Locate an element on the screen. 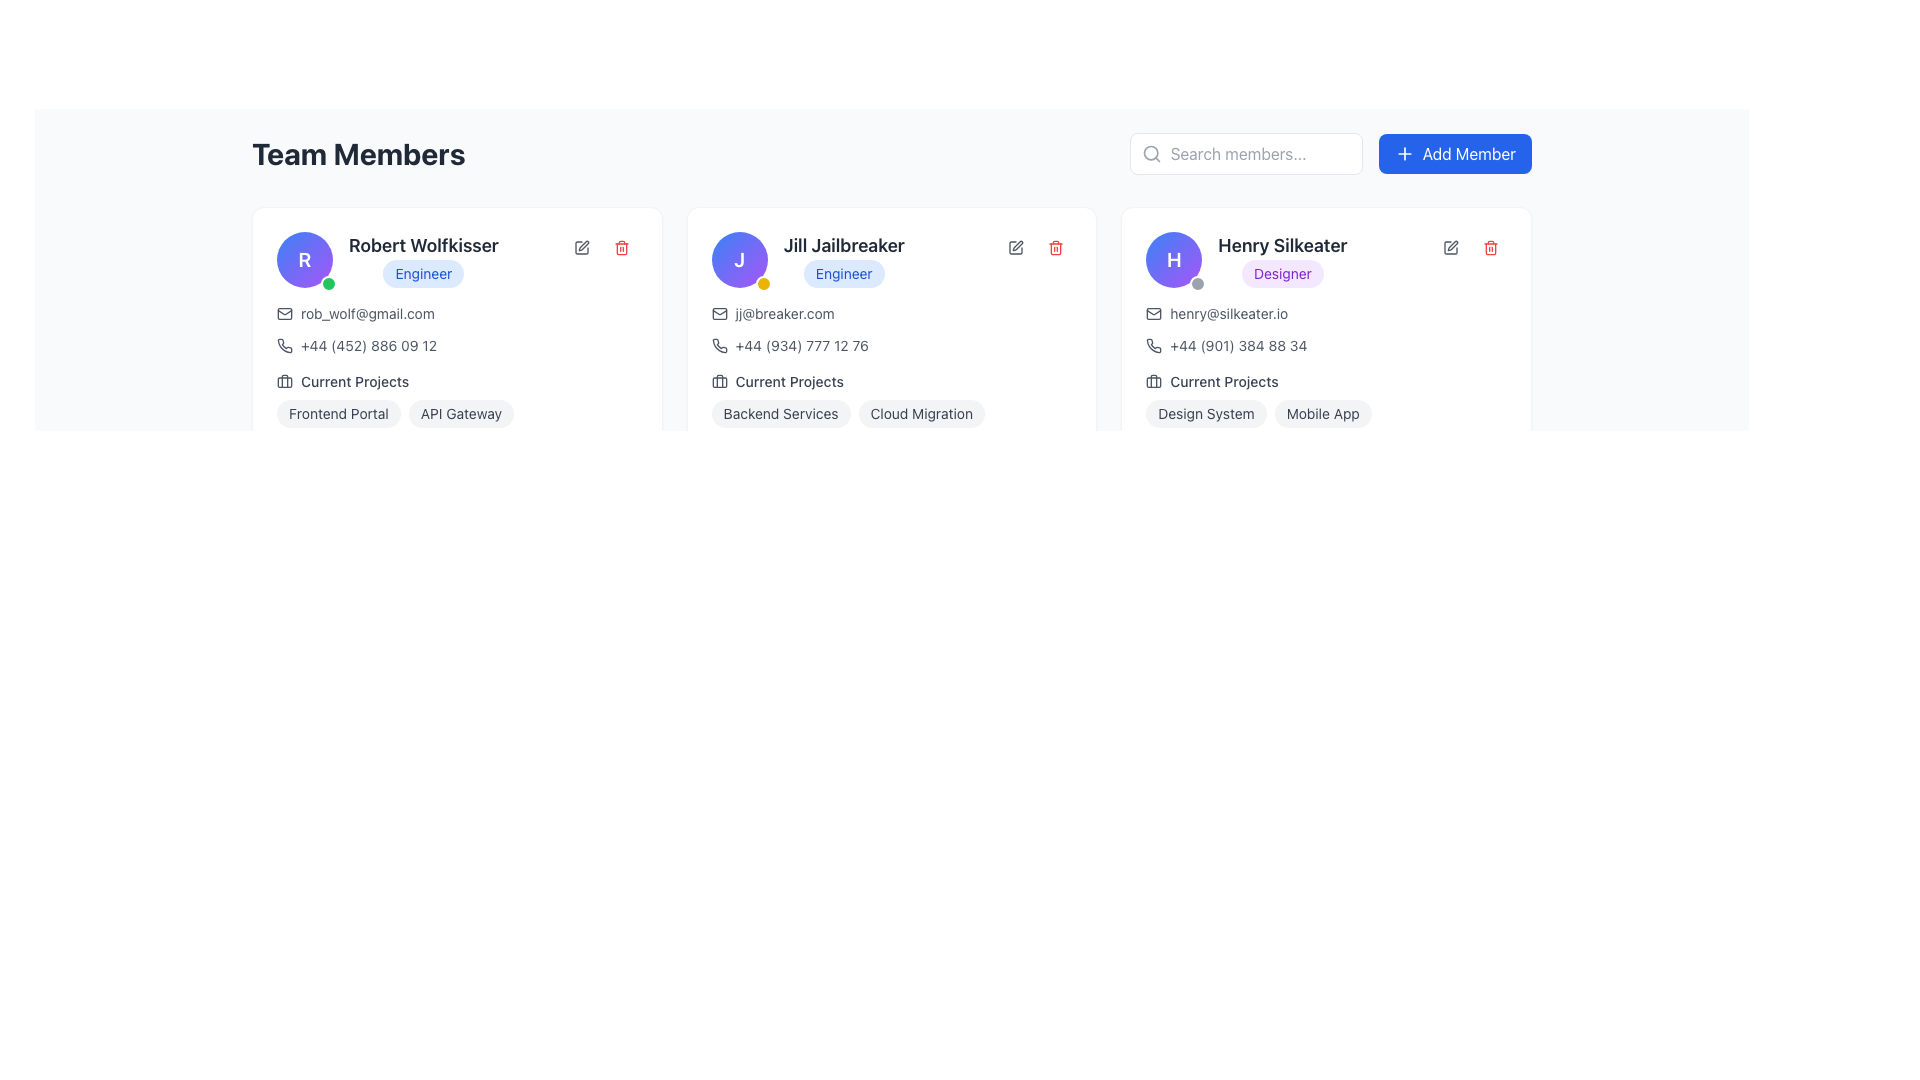 This screenshot has width=1920, height=1080. the label displaying the word 'Engineer', which has a light blue background and is positioned under the user's name 'Jill Jailbreaker' in a user card layout is located at coordinates (808, 258).